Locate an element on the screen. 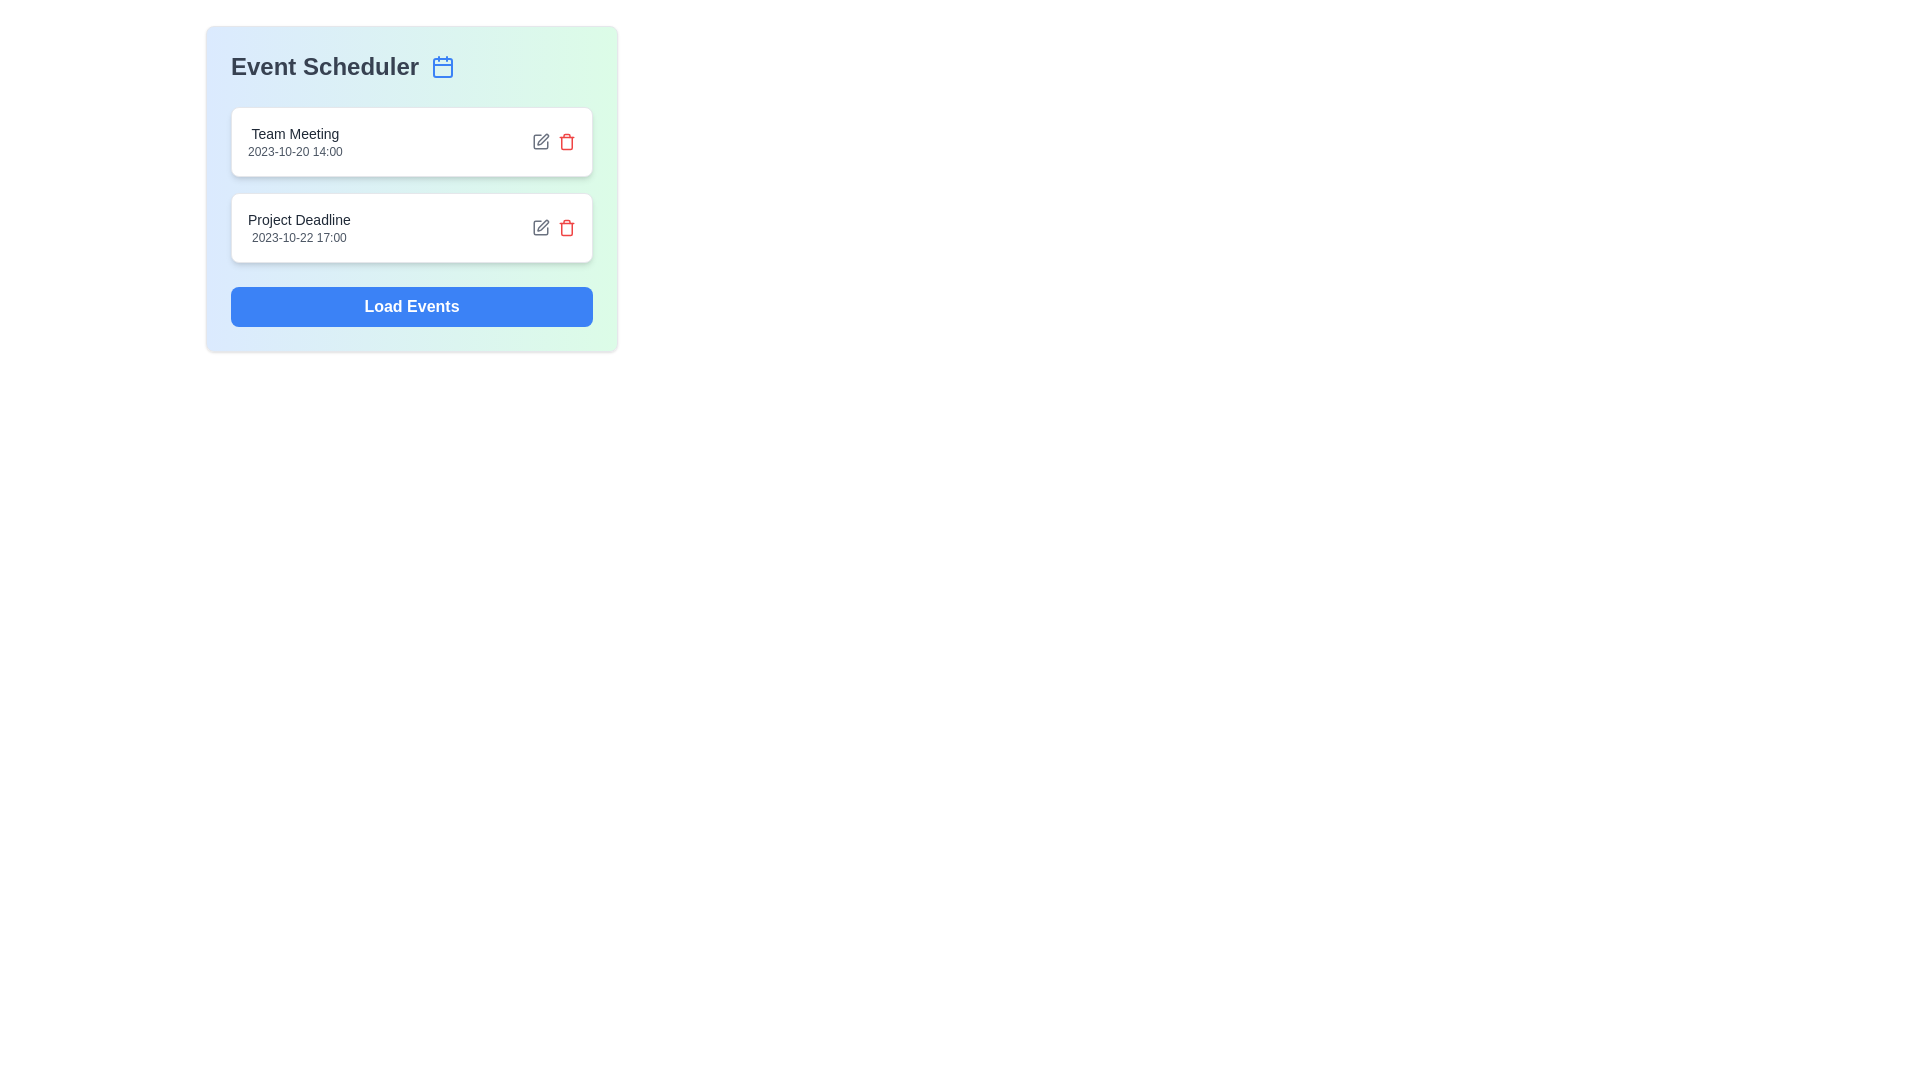  information displayed in the text label showing 'Project Deadline' and '2023-10-22 17:00', which is the second item in a list of events within a card layout is located at coordinates (298, 226).